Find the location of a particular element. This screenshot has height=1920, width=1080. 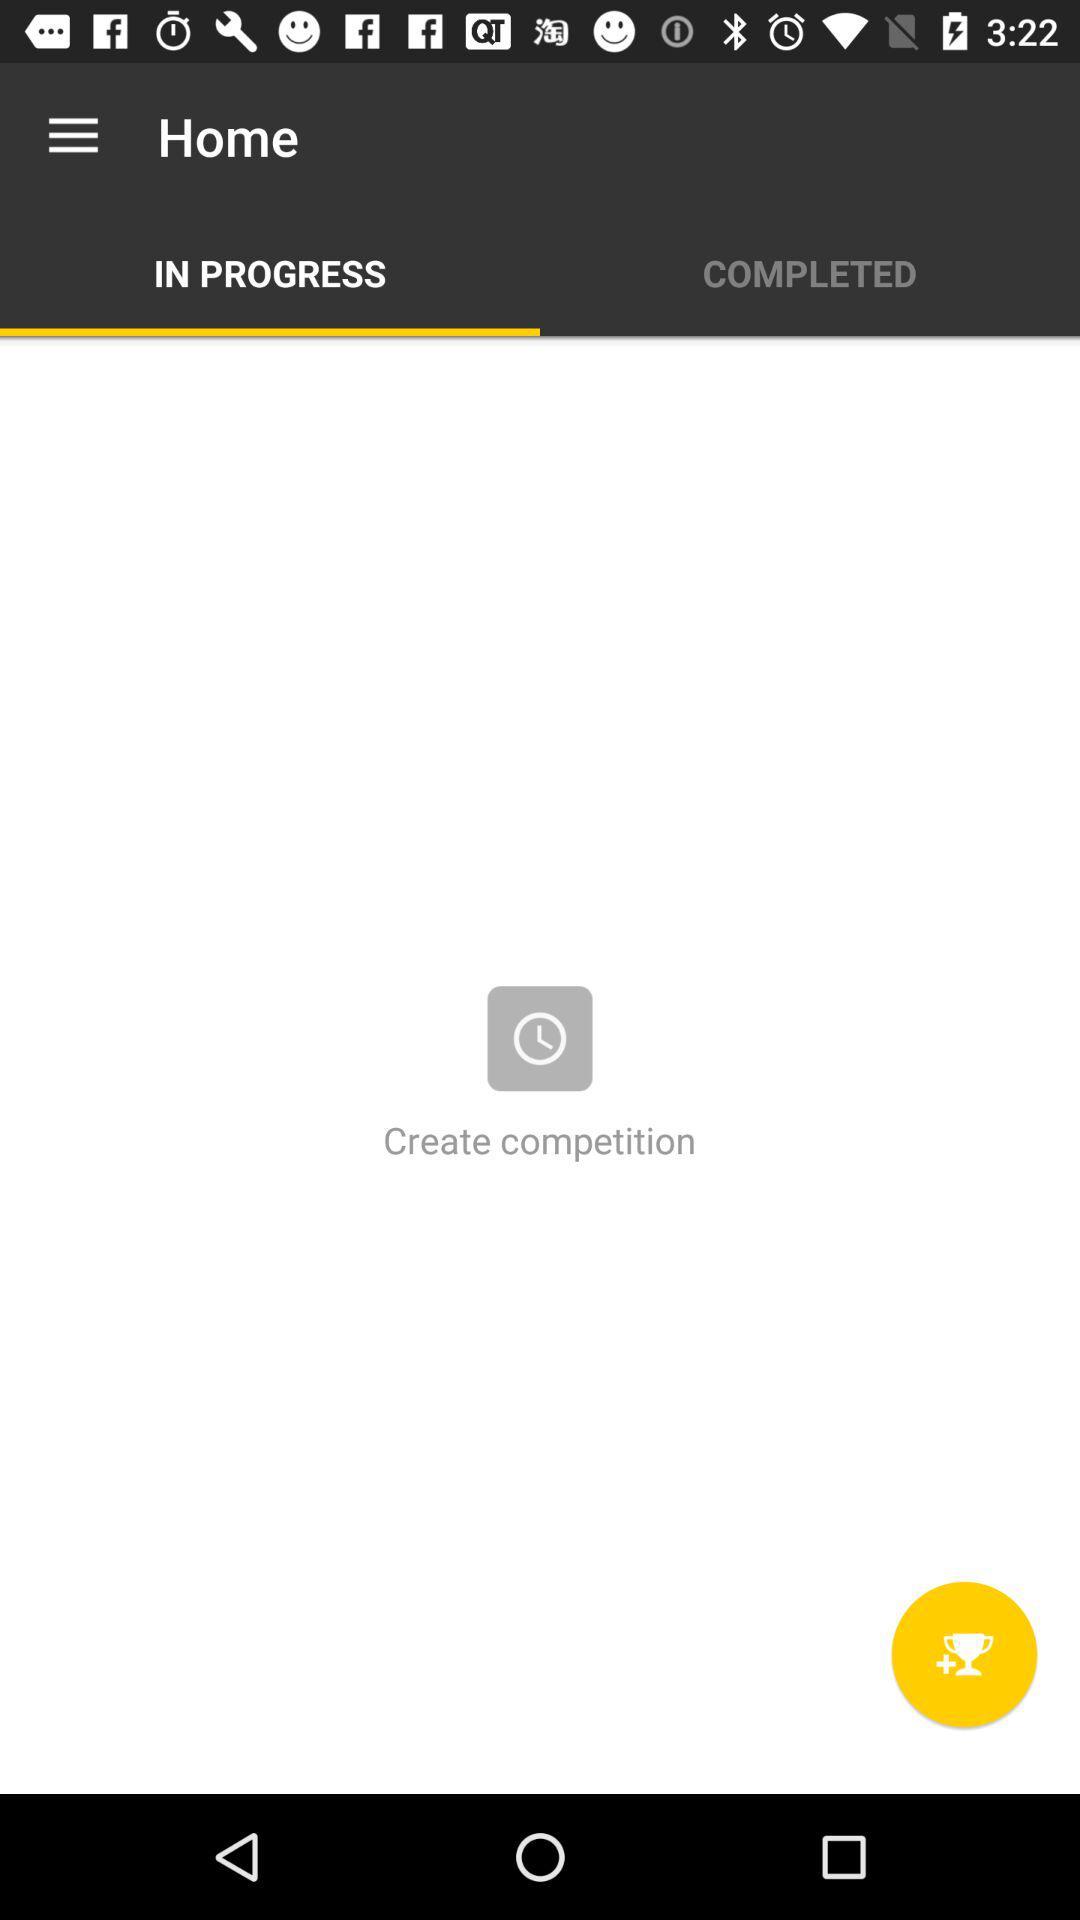

icon at the bottom right corner is located at coordinates (963, 1654).